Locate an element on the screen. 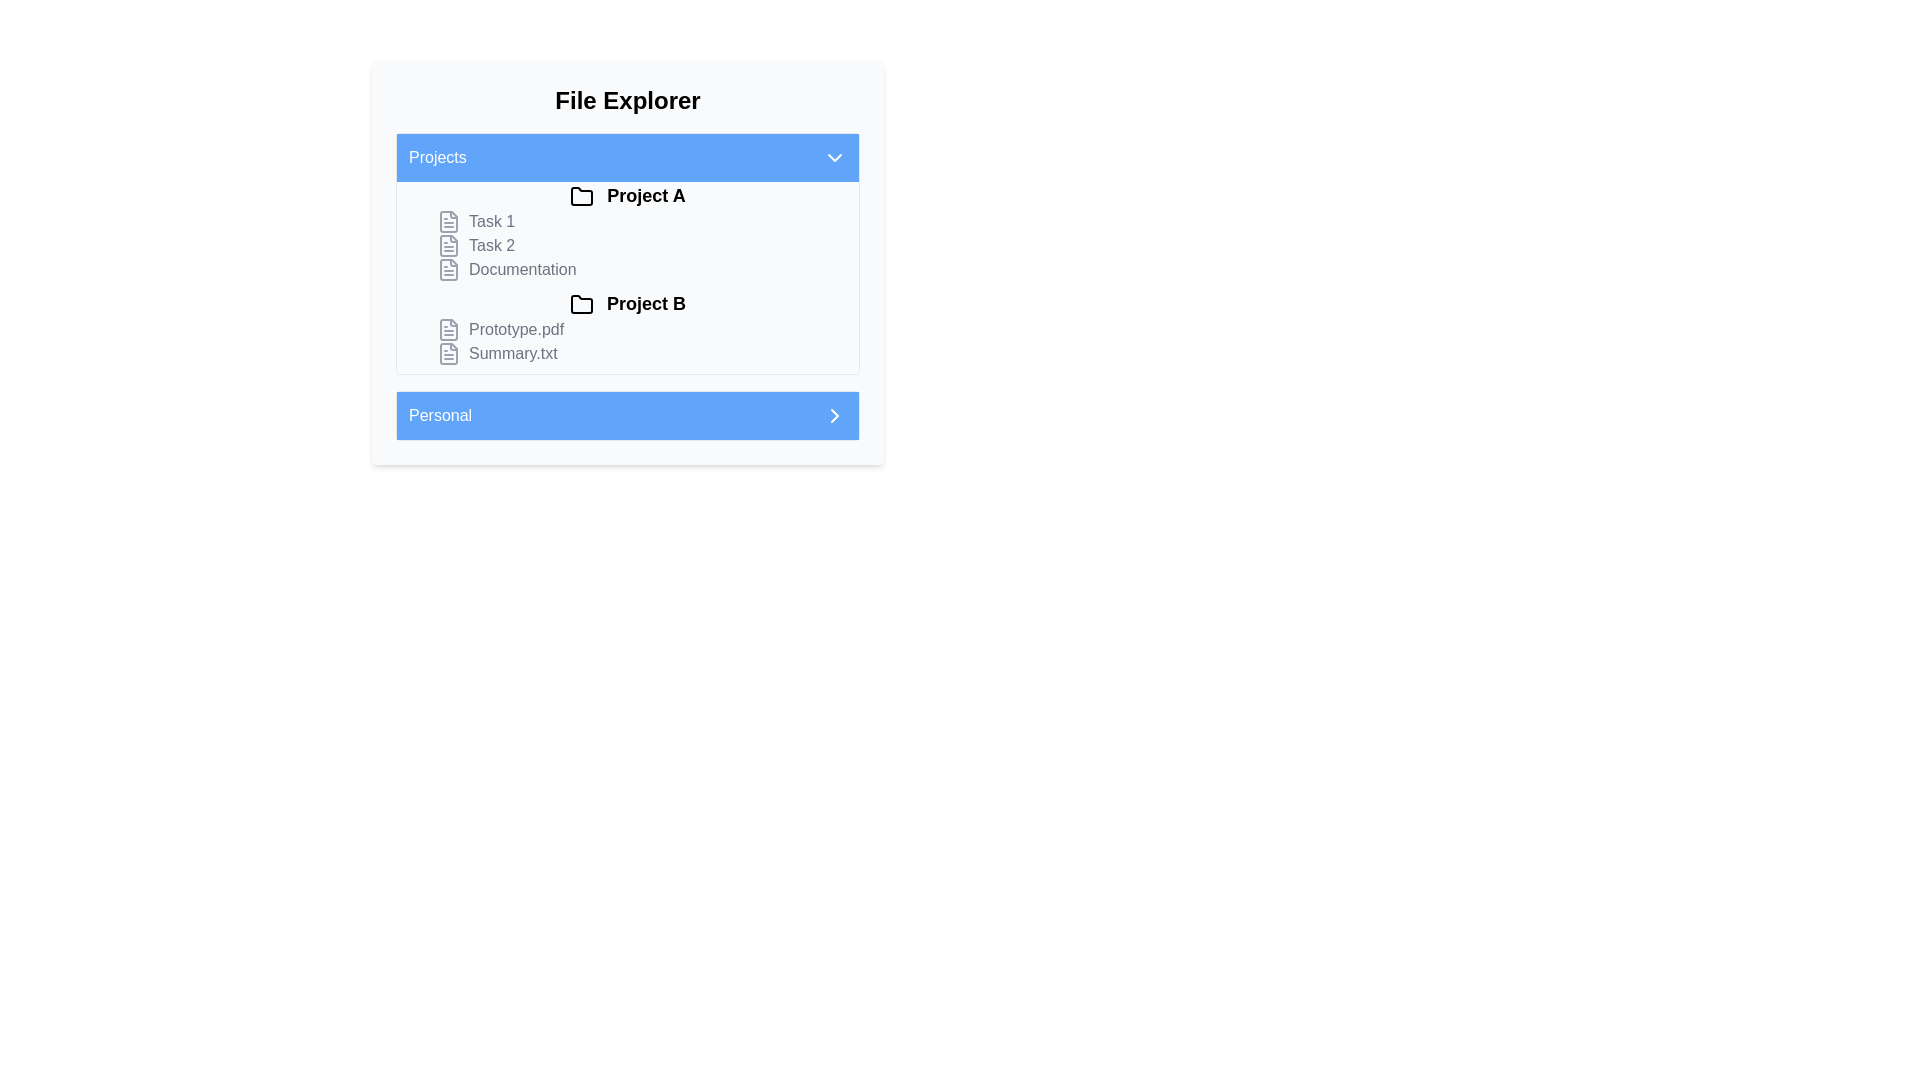  the document icon is located at coordinates (448, 245).